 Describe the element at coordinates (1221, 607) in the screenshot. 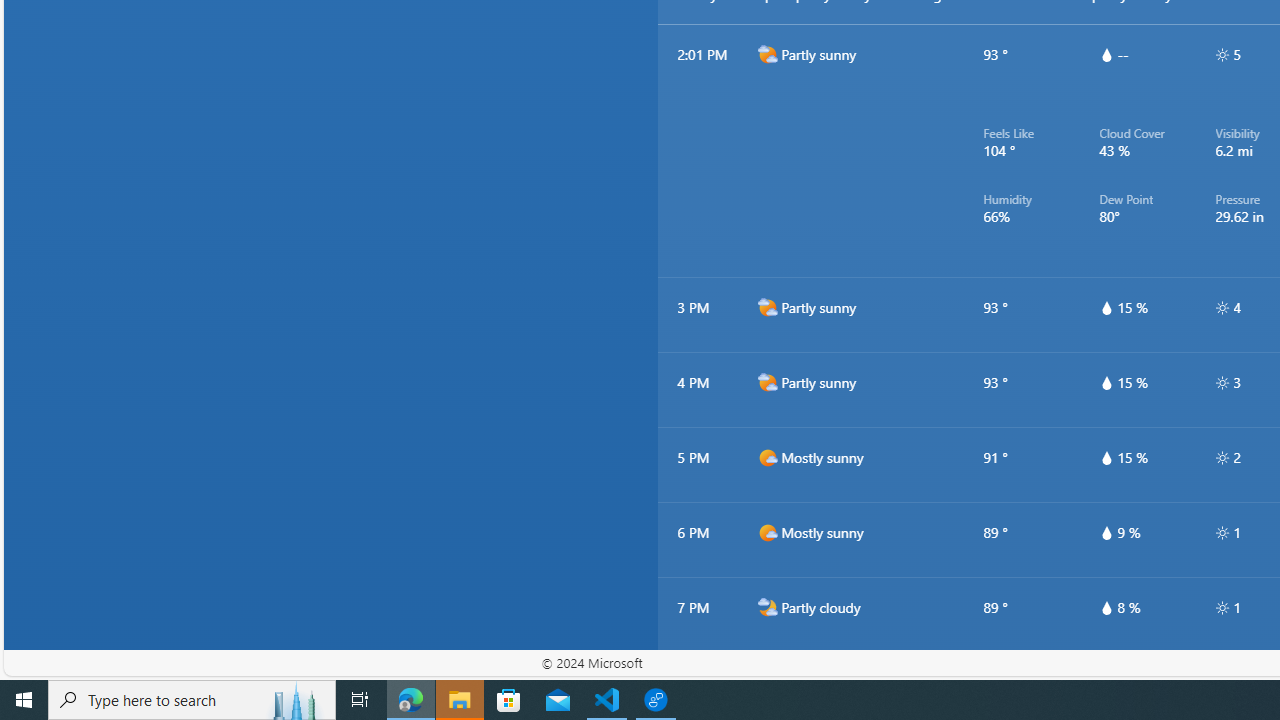

I see `'hourlyTable/uv'` at that location.